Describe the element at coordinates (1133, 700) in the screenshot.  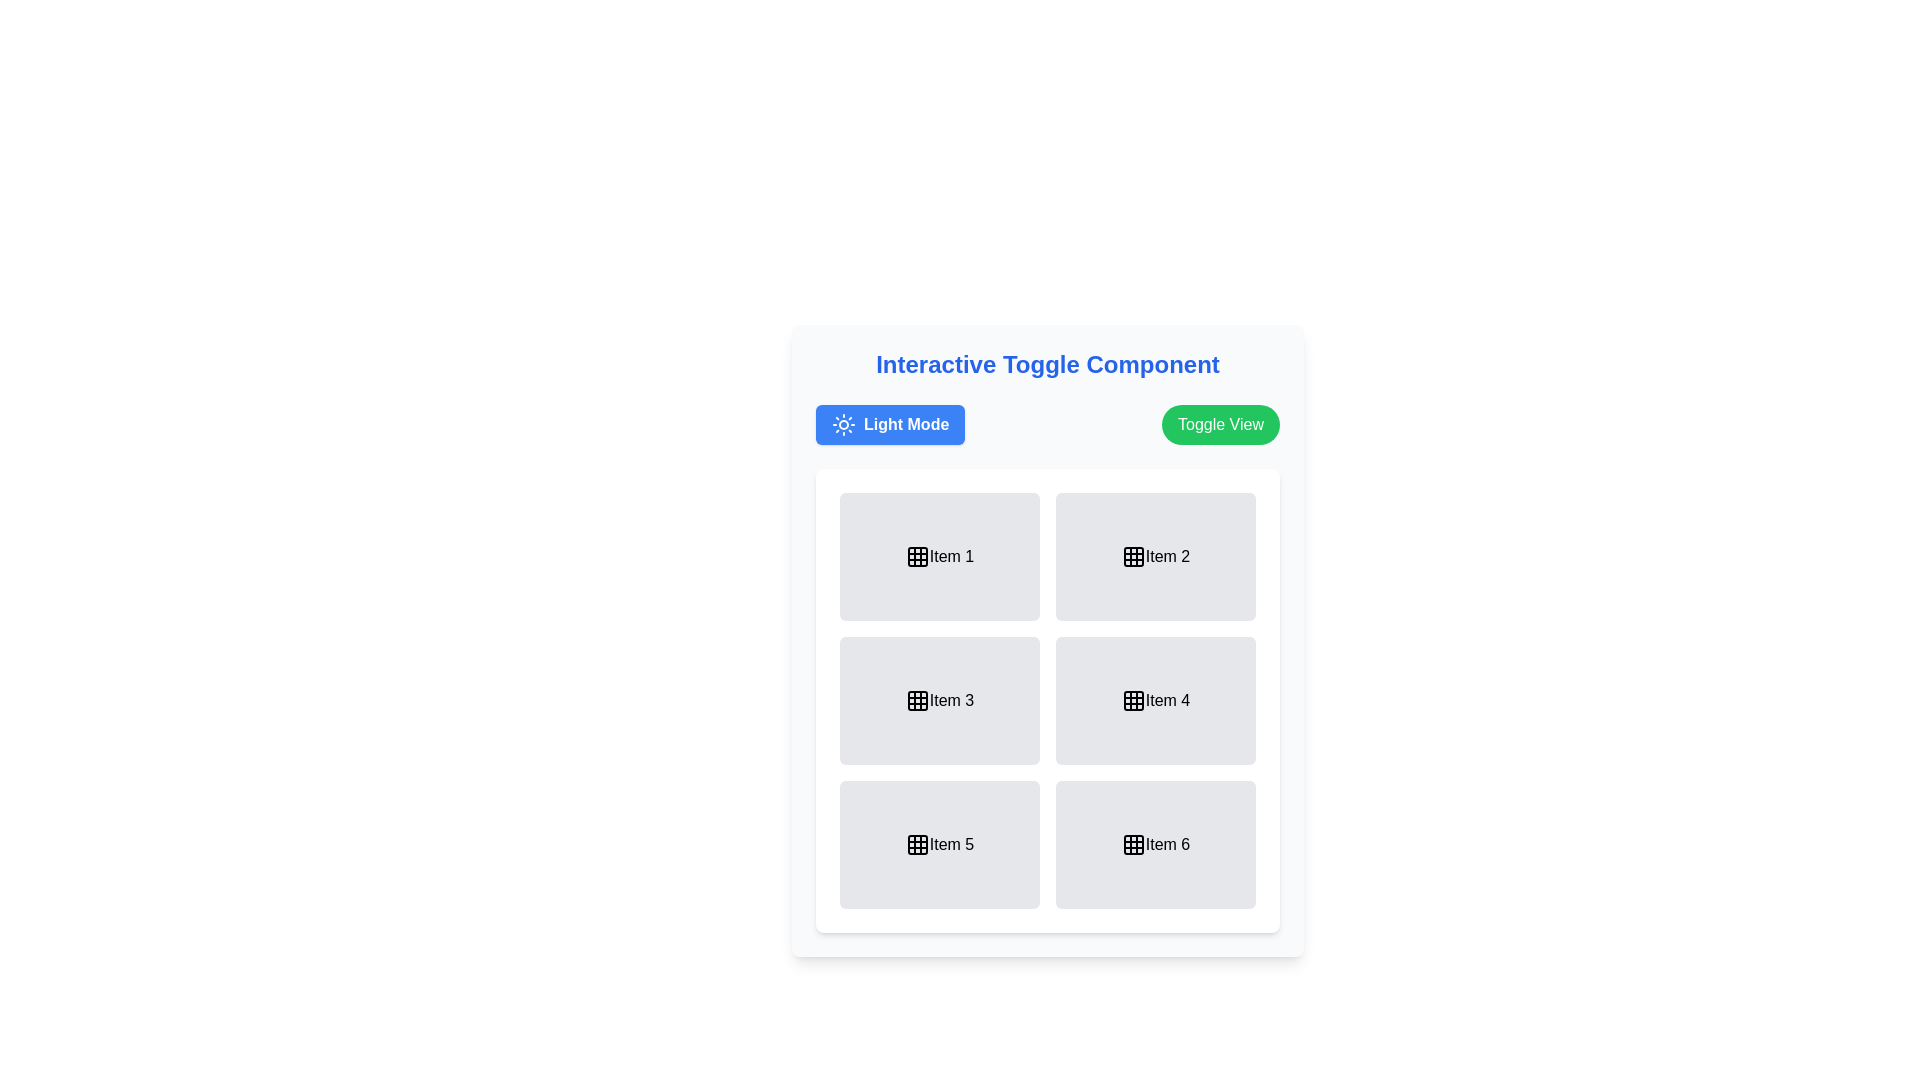
I see `the small grid icon with a 3x3 pattern located centrally within the light gray card labeled 'Item 4'` at that location.